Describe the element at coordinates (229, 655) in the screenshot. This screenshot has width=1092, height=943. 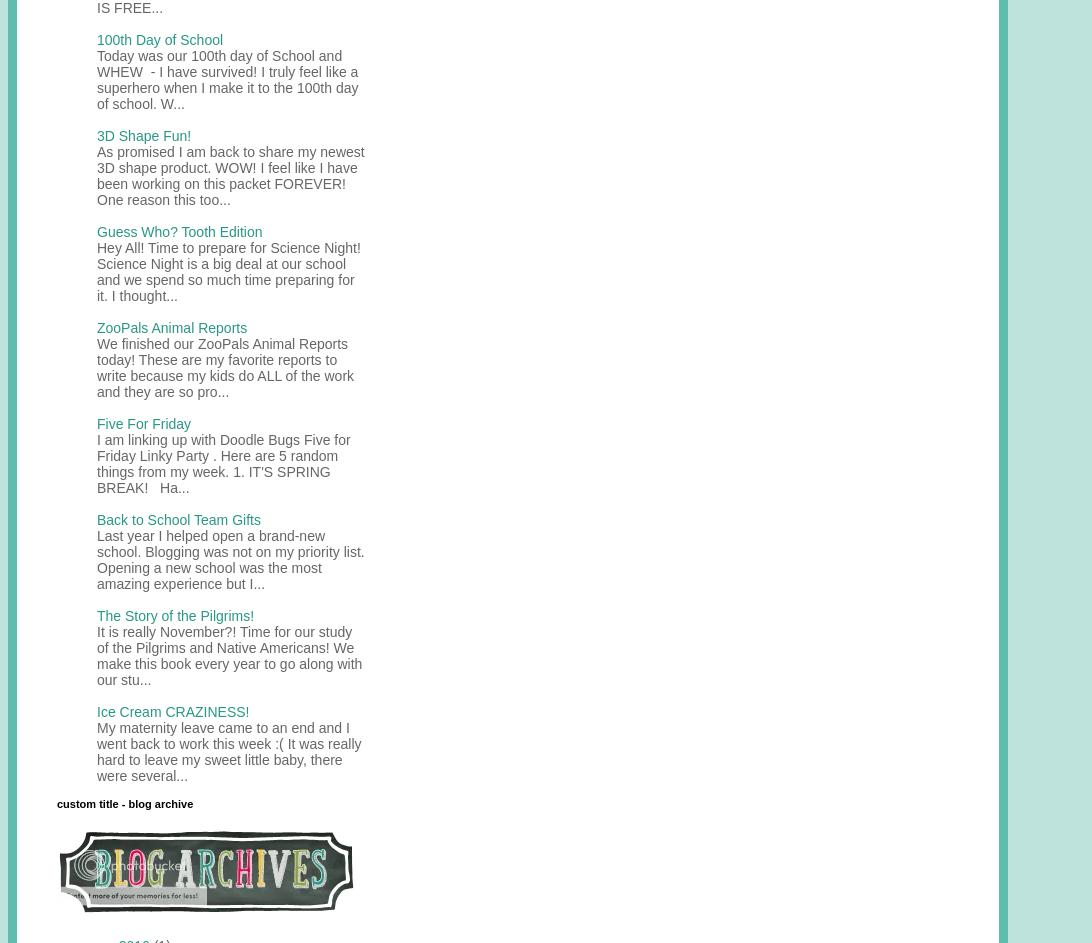
I see `'It is really November?! Time for our study of the Pilgrims and Native Americans! We make this book every year to go along with our stu...'` at that location.